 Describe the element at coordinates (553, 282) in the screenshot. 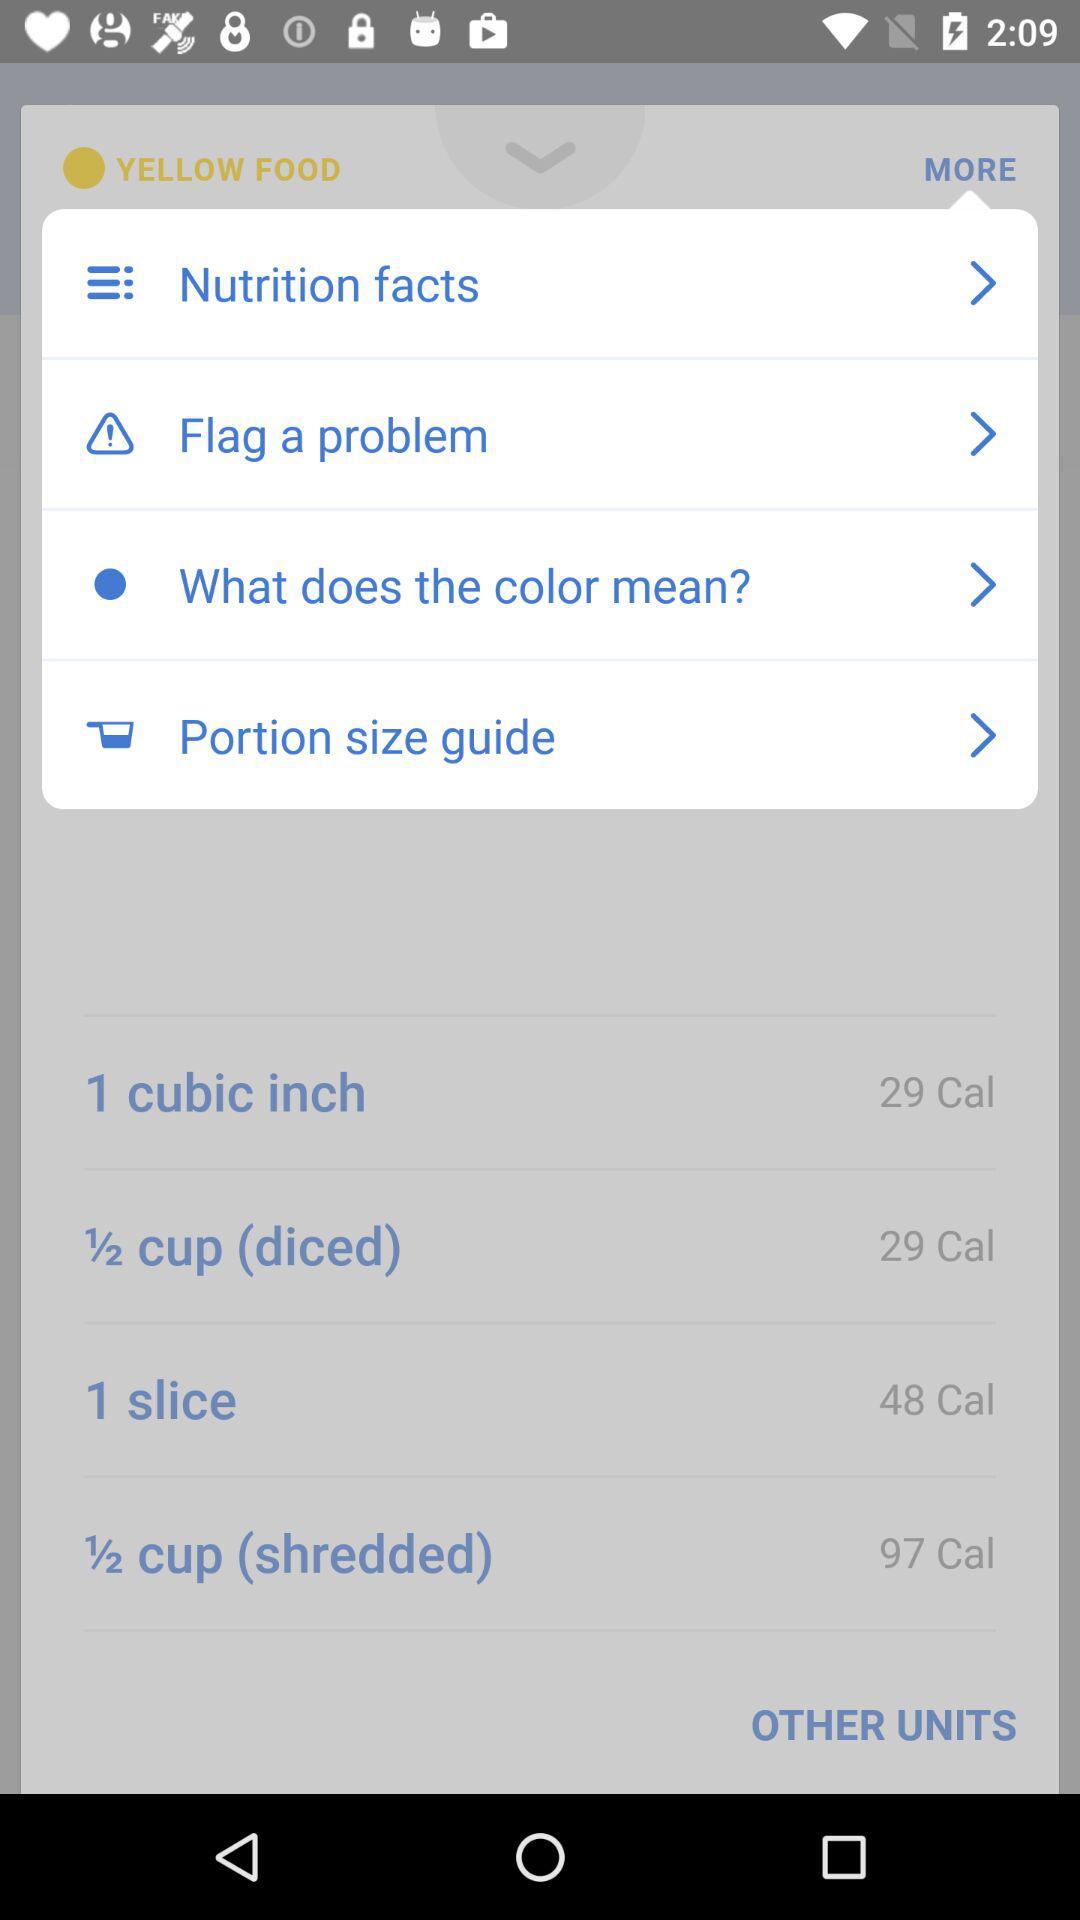

I see `item above flag a problem icon` at that location.